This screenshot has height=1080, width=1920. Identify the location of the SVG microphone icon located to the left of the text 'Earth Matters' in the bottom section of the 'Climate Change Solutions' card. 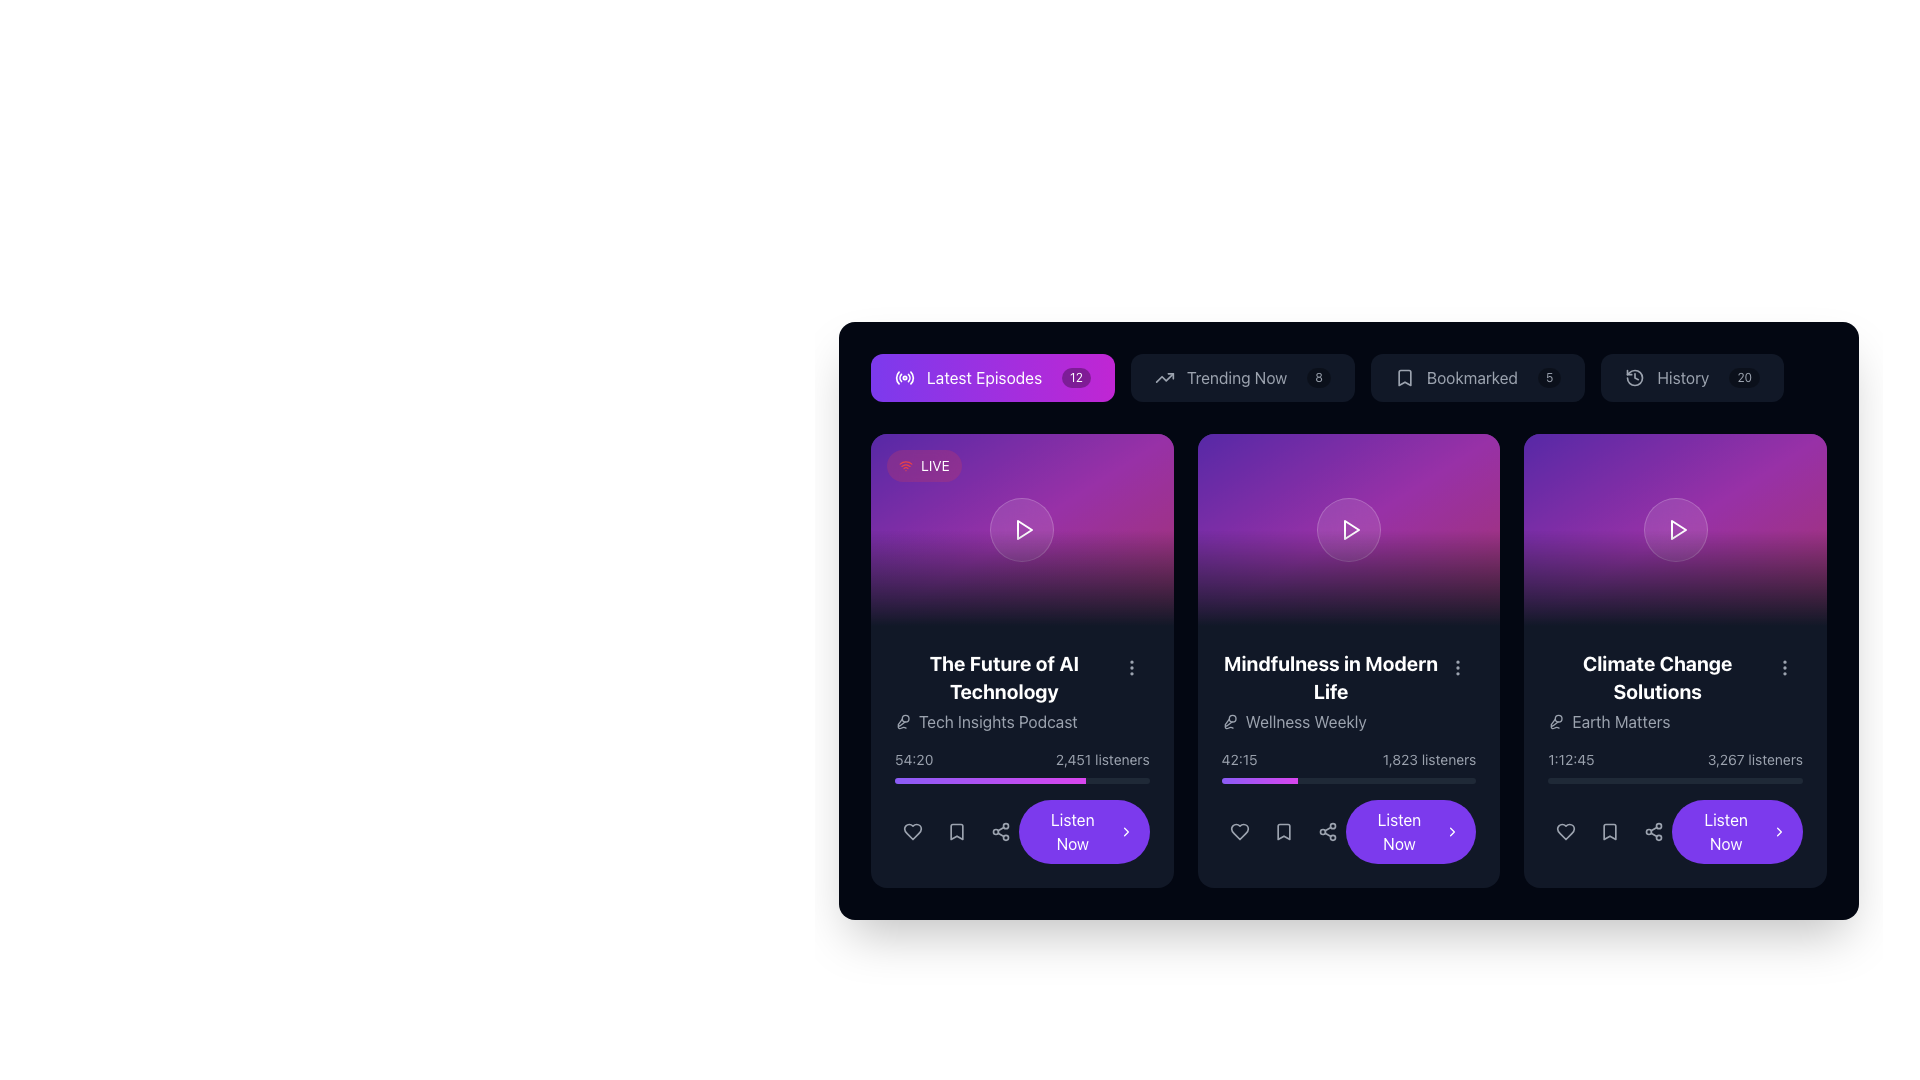
(1555, 721).